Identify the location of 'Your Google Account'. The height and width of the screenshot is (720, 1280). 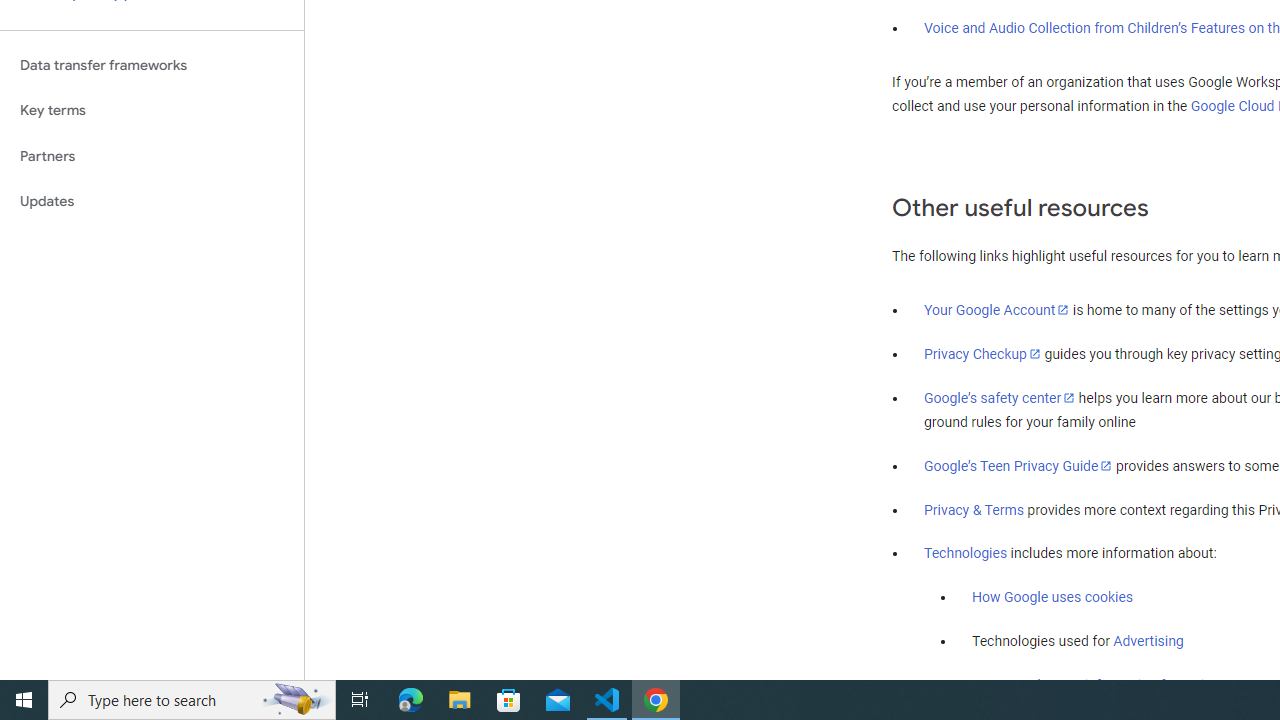
(997, 309).